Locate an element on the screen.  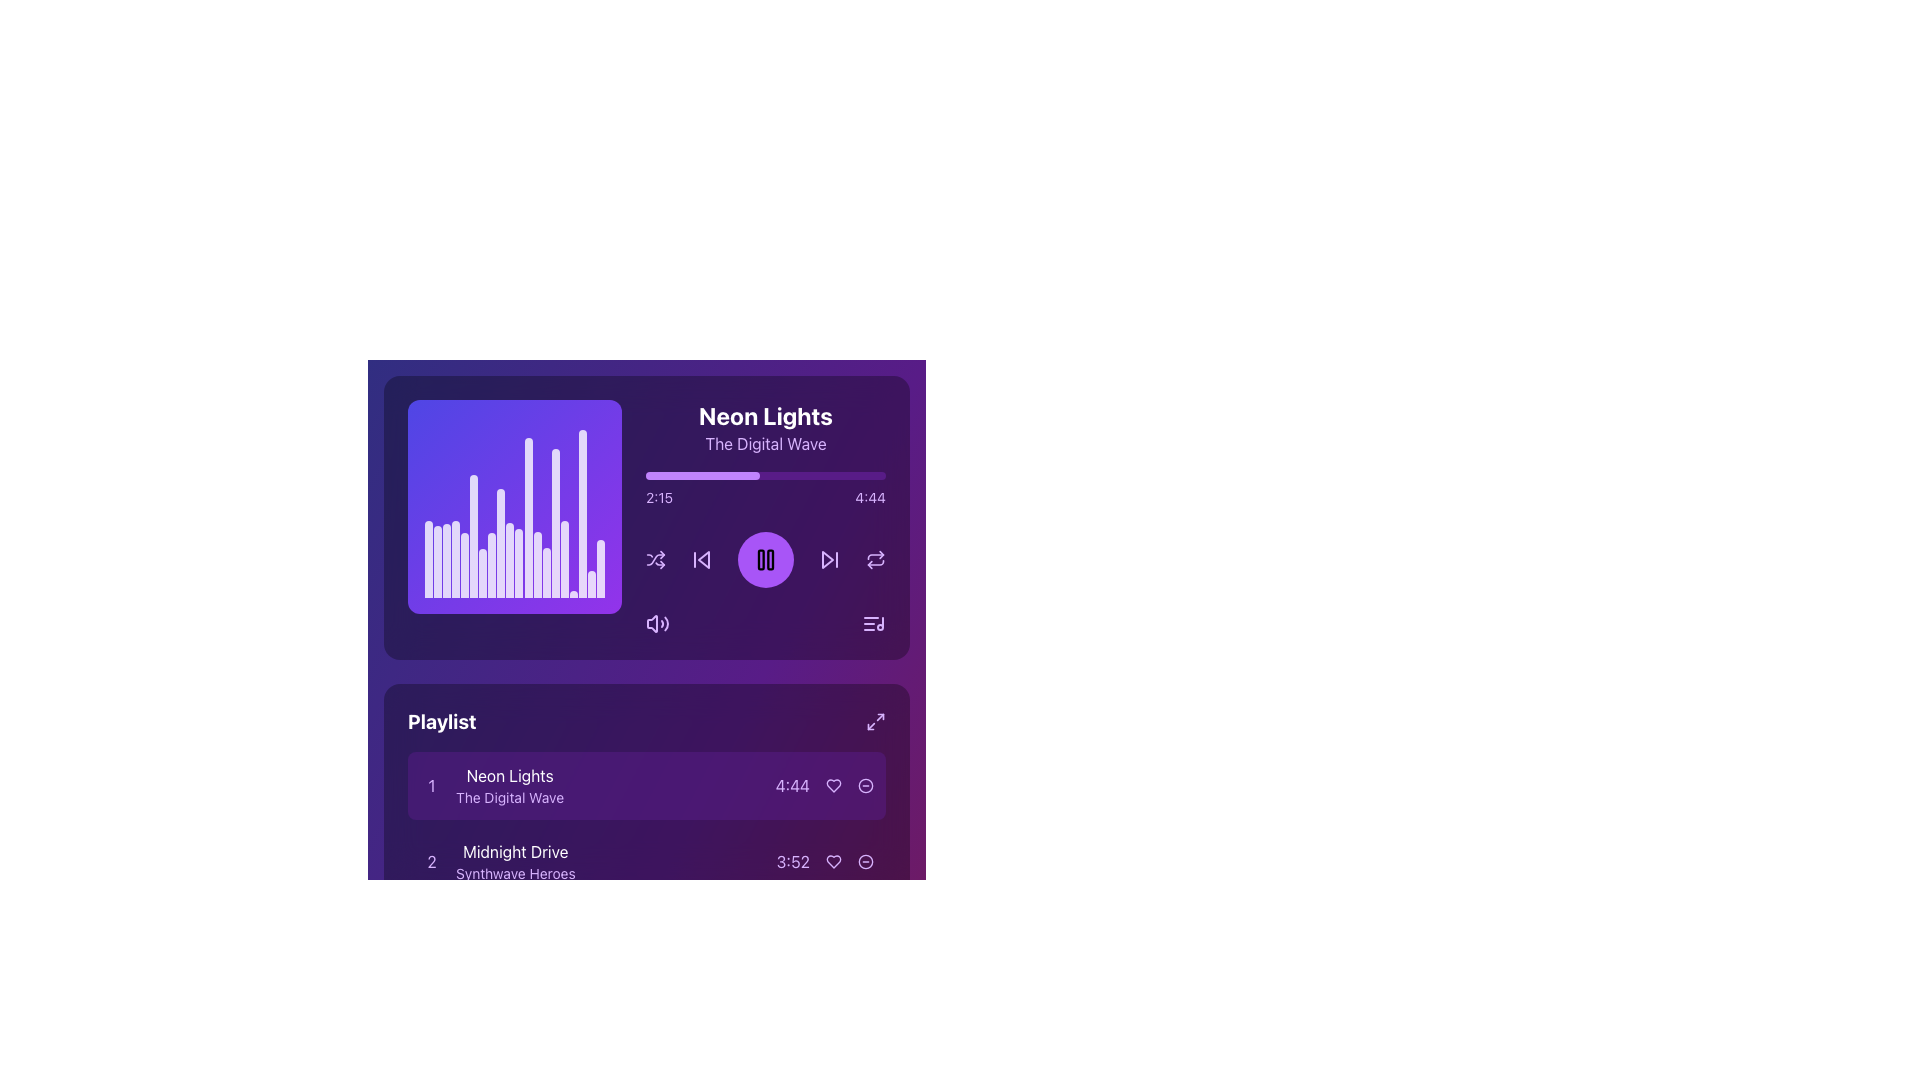
the text label that shows the total duration of the currently playing track, located at the top-right corner of the interface, to the right of the 'Neon Lights' song title and progress bar is located at coordinates (870, 496).